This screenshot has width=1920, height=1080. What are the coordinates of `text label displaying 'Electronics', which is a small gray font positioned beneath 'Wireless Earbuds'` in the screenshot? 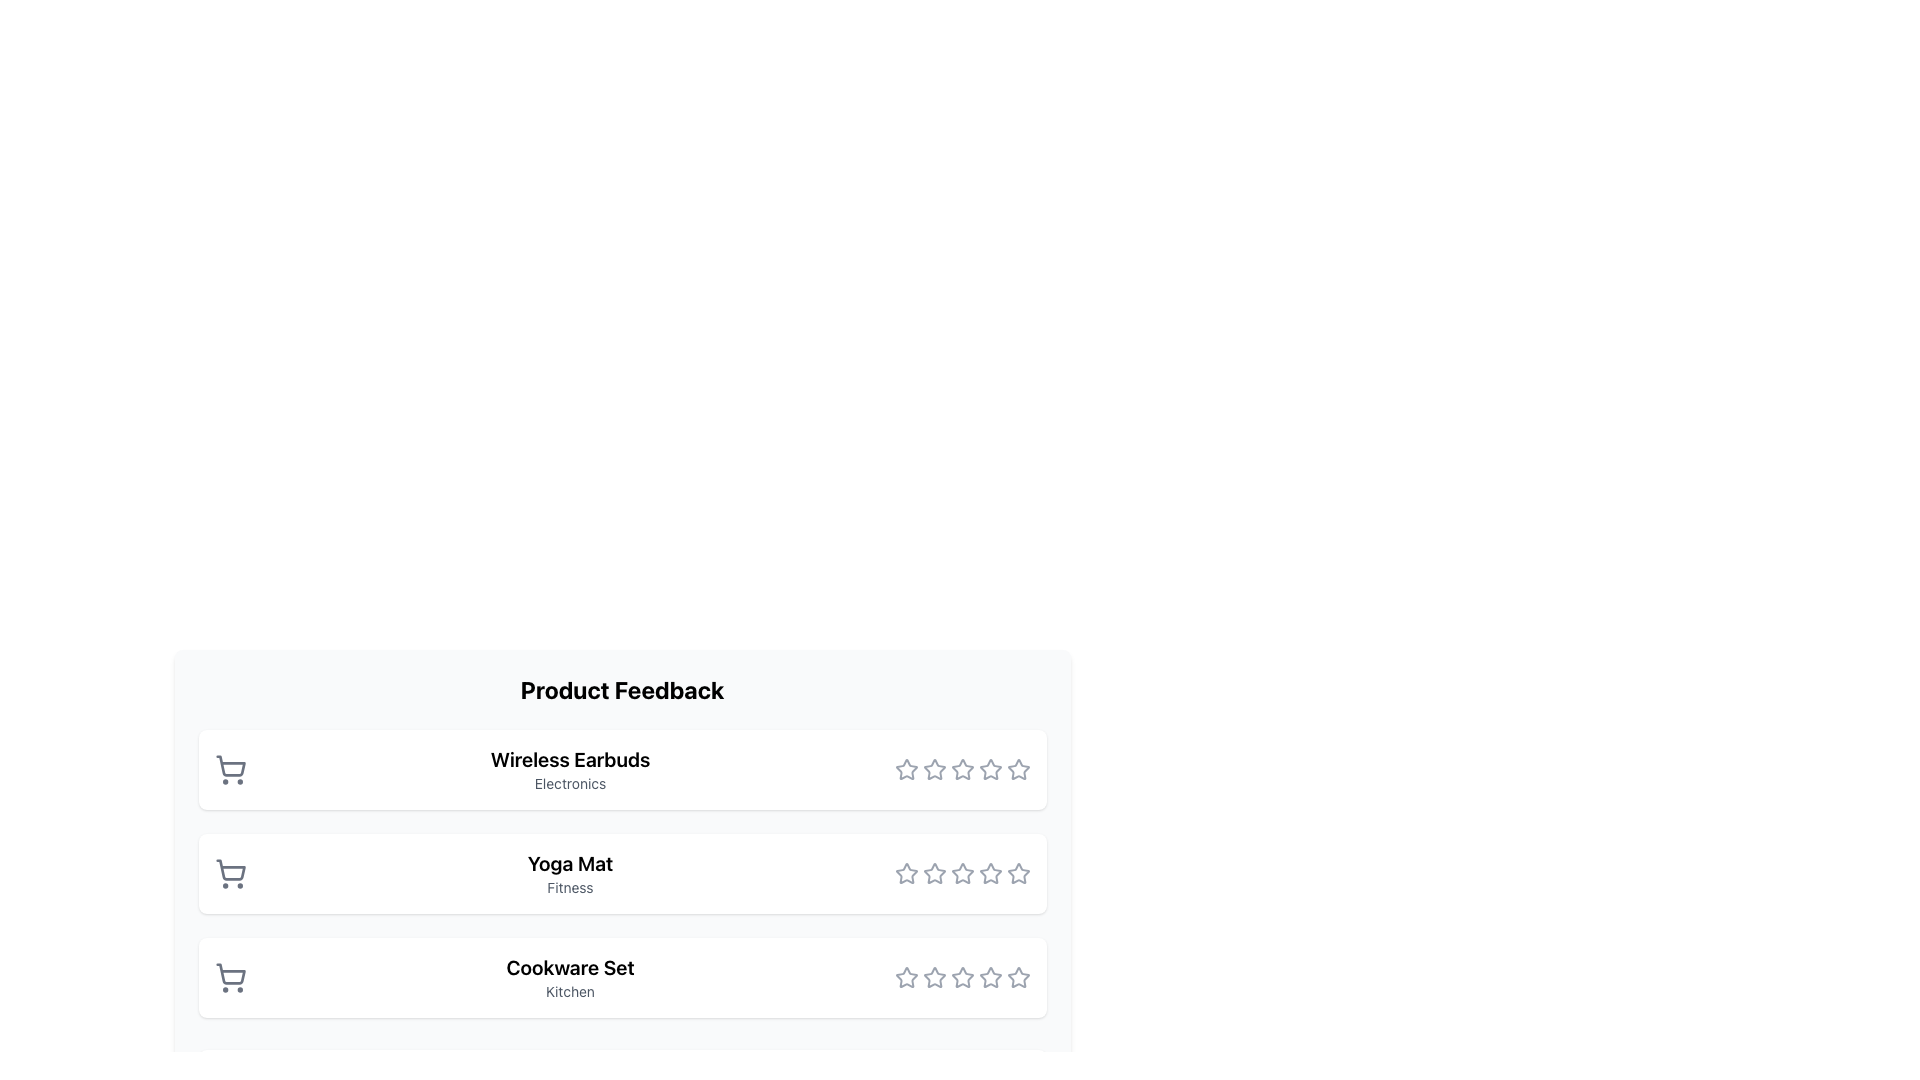 It's located at (569, 782).